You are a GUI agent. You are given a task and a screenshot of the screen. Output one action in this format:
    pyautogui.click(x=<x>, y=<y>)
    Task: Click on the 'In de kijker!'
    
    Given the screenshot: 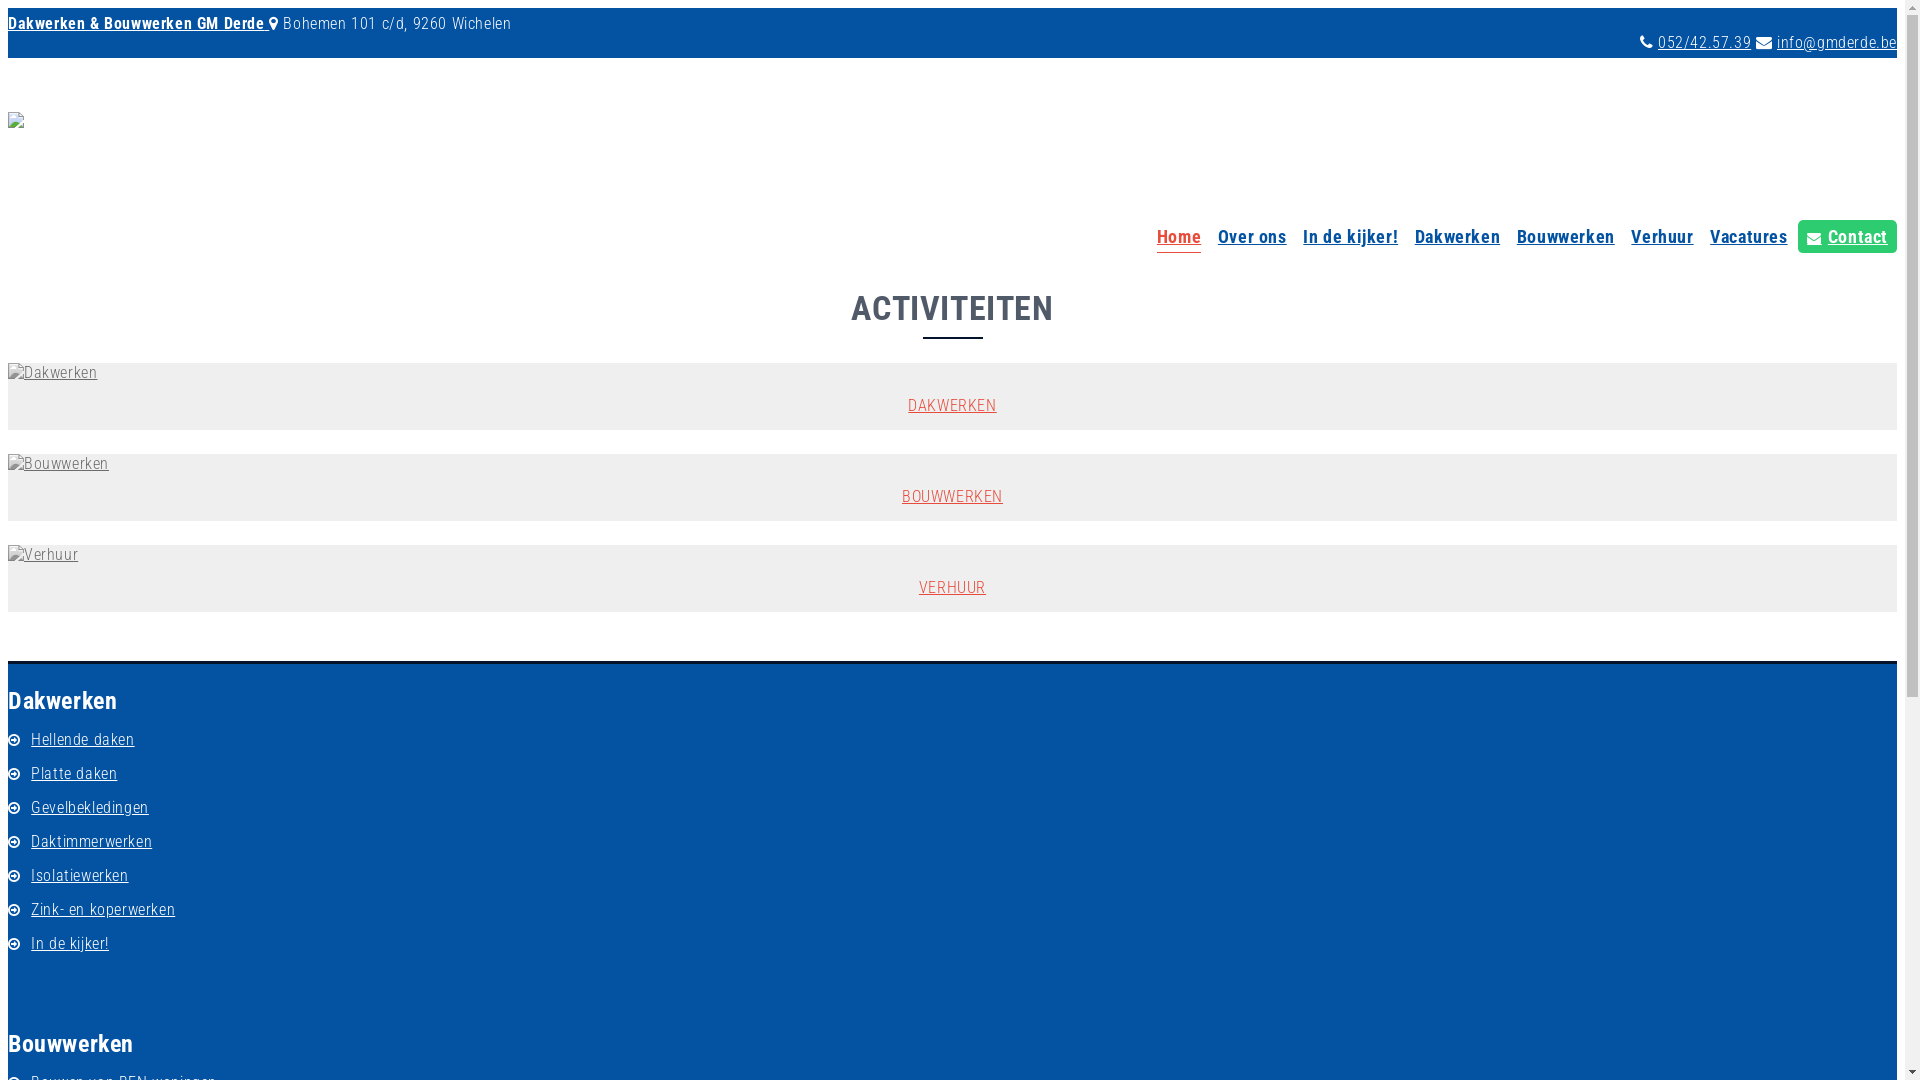 What is the action you would take?
    pyautogui.click(x=1350, y=238)
    